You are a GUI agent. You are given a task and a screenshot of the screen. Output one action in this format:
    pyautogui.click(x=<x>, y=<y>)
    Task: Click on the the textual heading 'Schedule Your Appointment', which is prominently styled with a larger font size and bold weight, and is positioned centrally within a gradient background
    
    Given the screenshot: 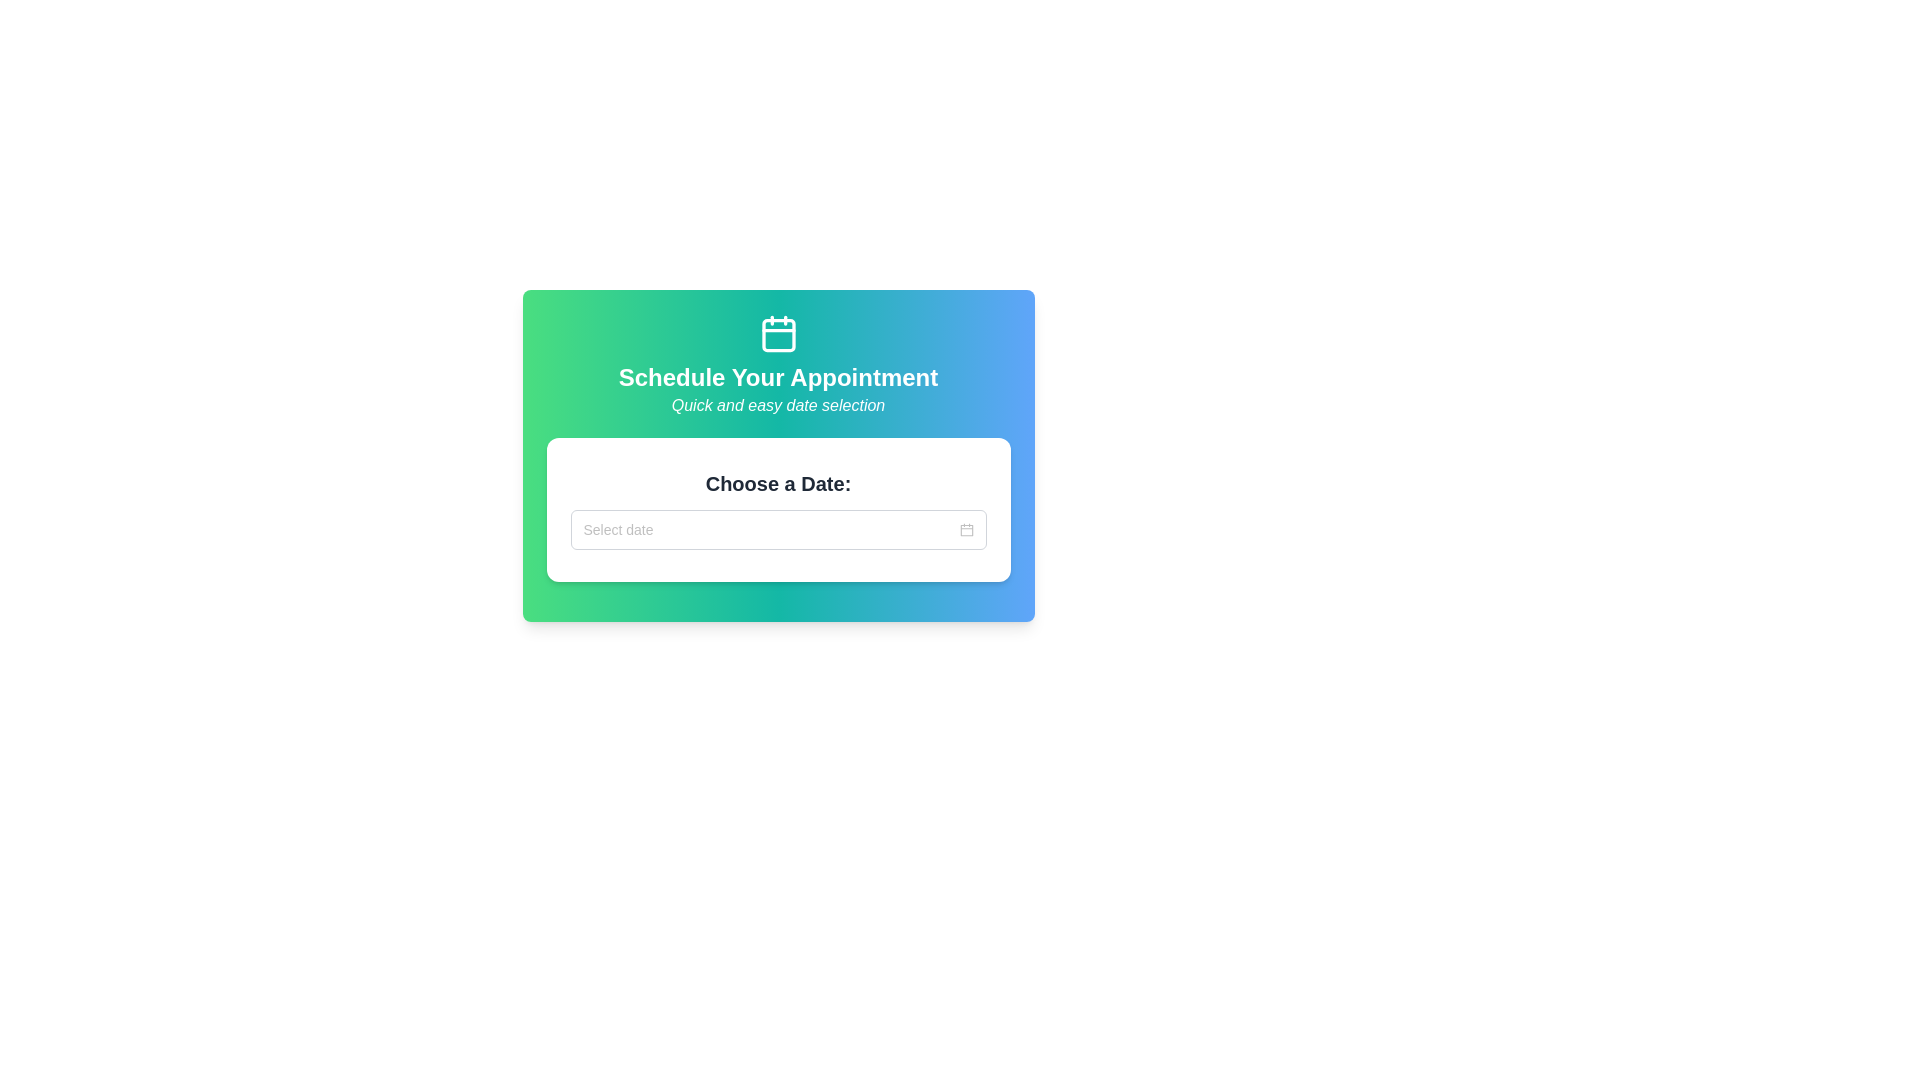 What is the action you would take?
    pyautogui.click(x=777, y=378)
    